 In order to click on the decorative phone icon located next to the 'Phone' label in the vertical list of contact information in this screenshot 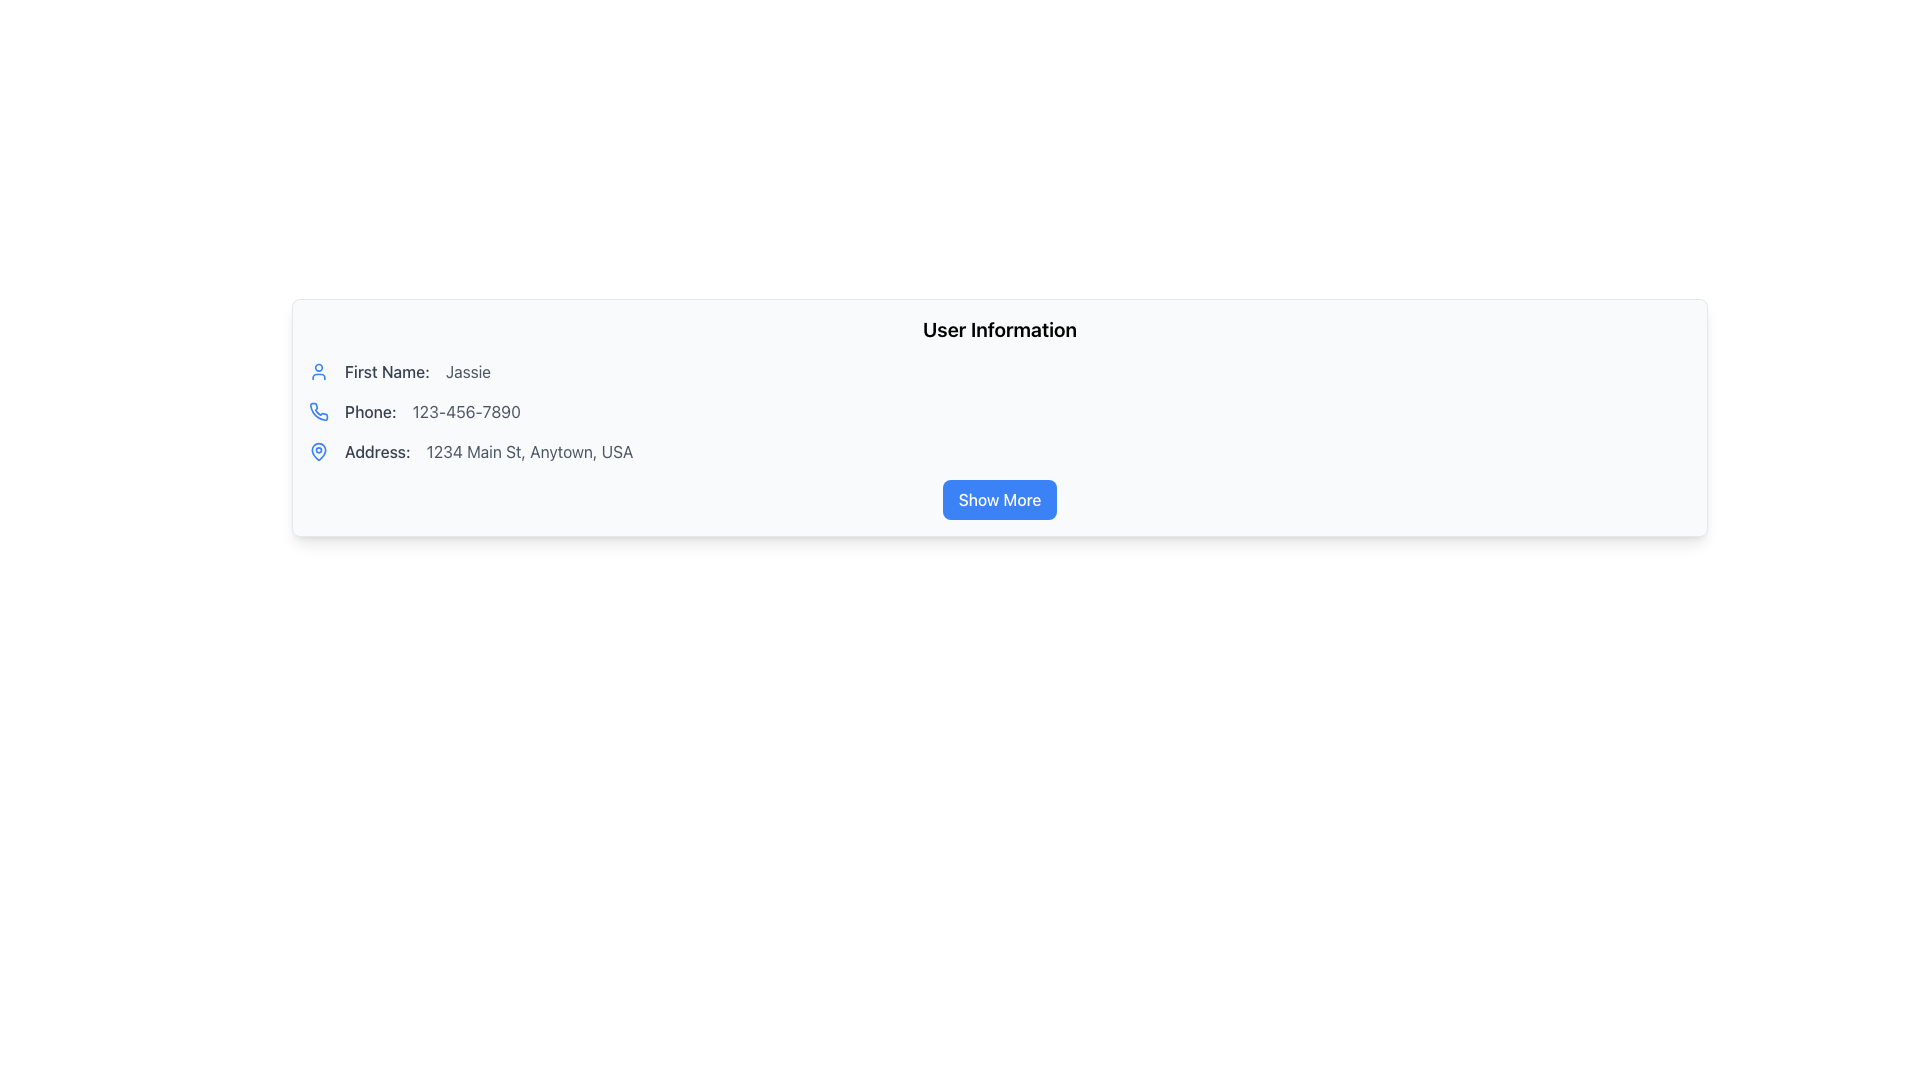, I will do `click(318, 411)`.